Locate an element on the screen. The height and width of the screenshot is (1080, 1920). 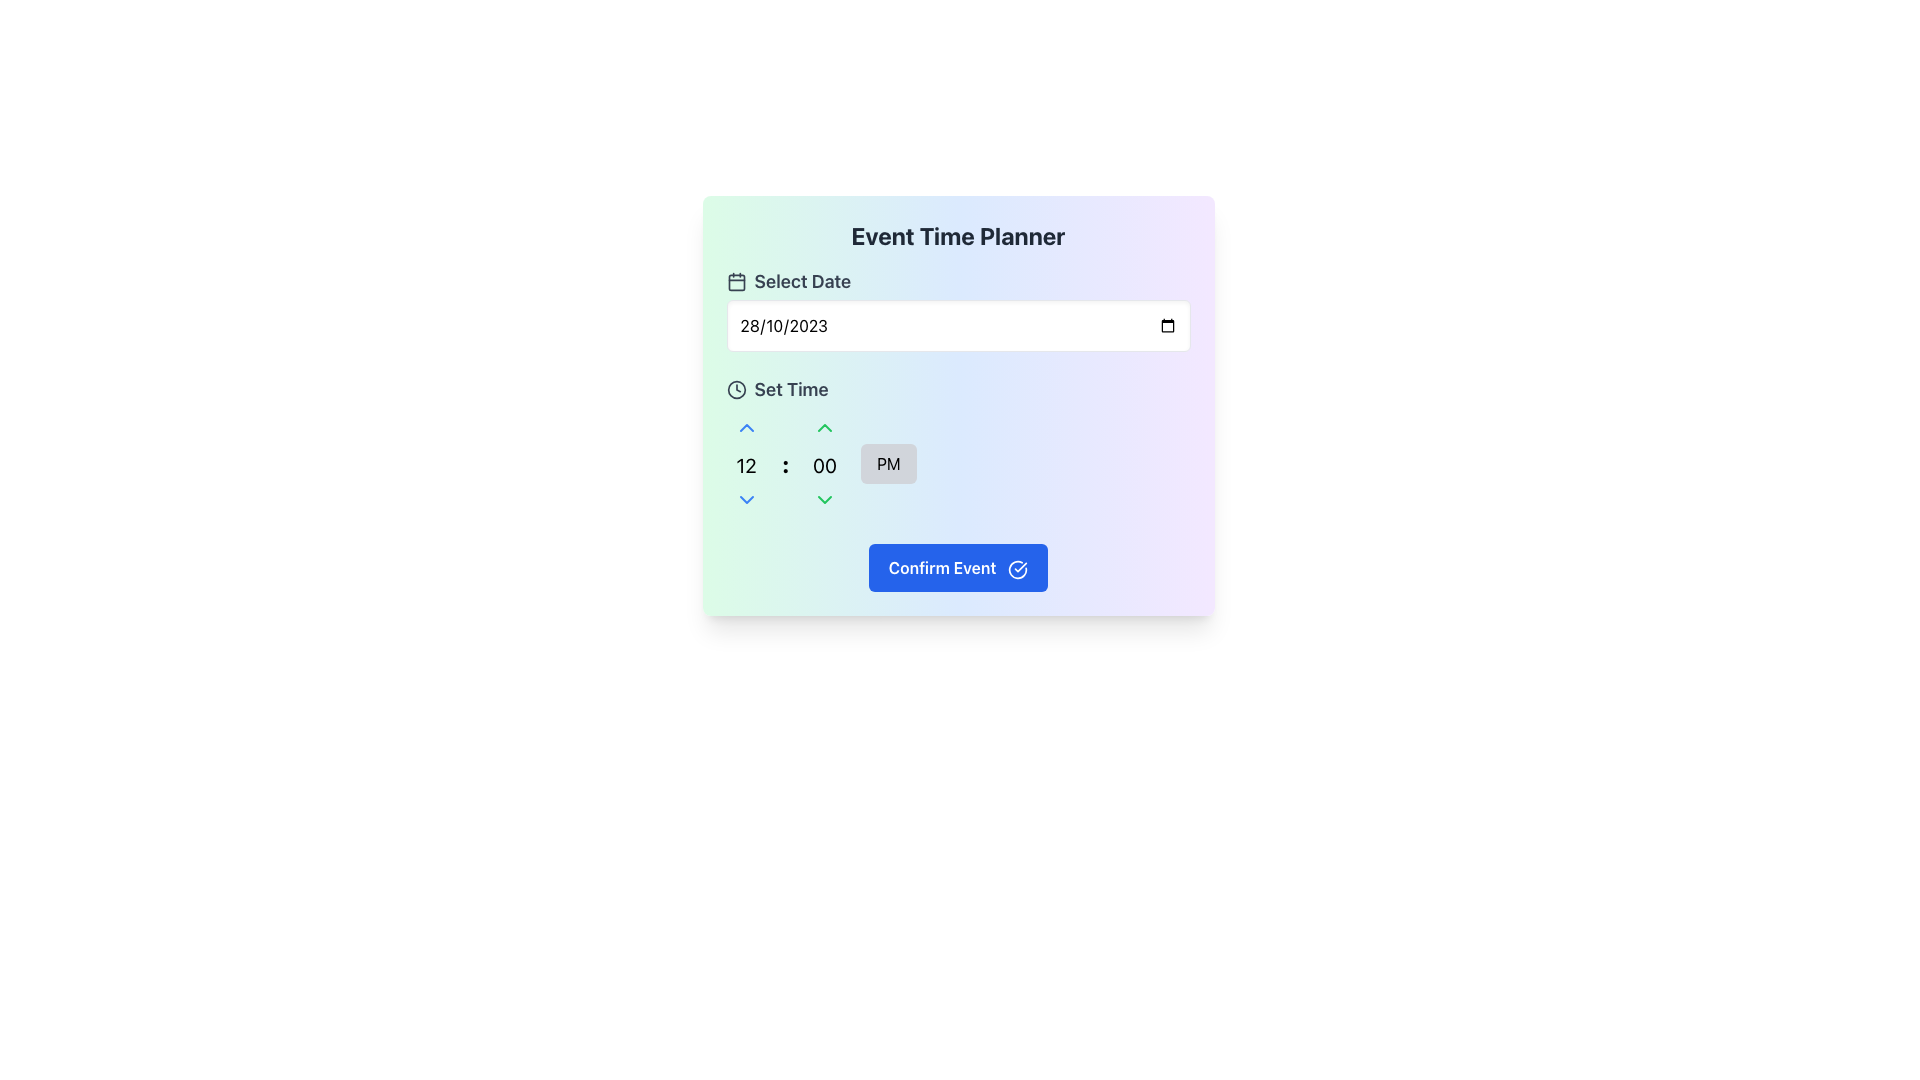
the downward-pointing green chevron button located below the '00' display in the time adjustment UI is located at coordinates (825, 499).